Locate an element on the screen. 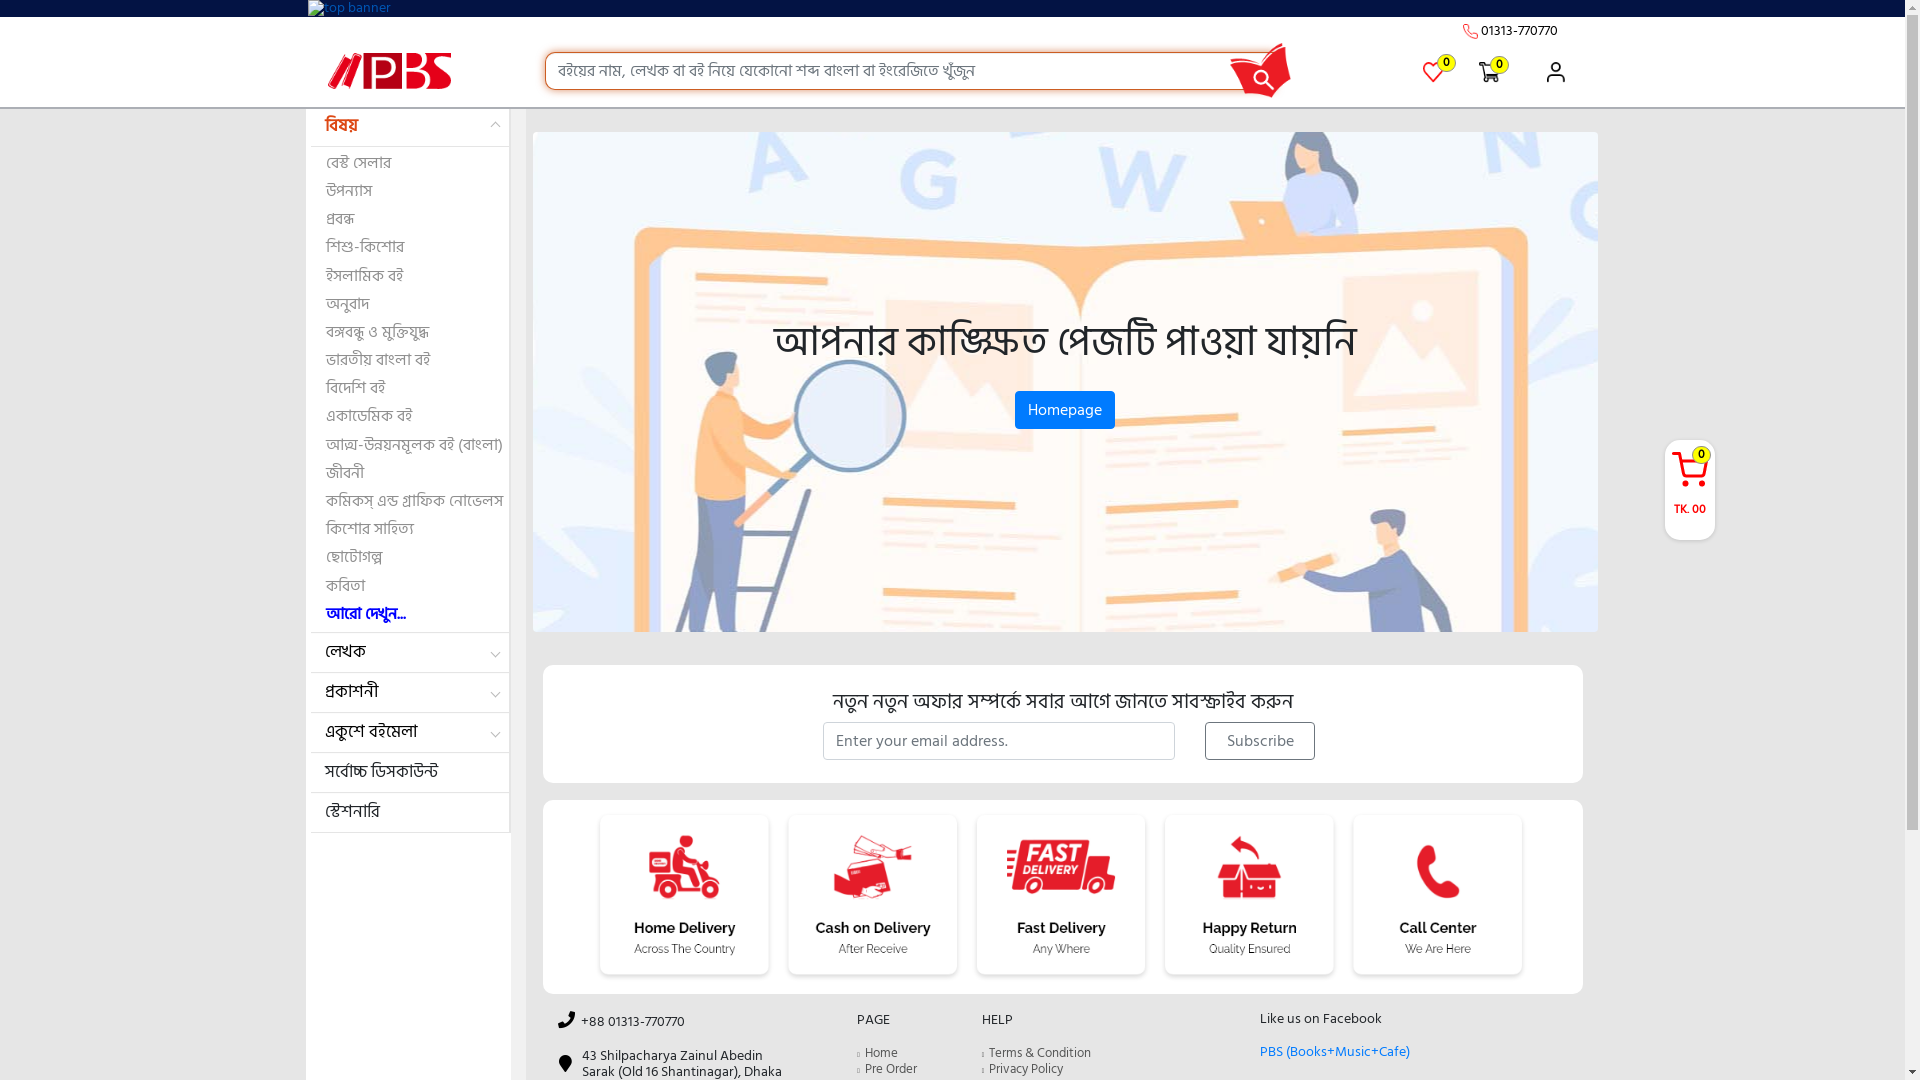  '01313-770770' is located at coordinates (1518, 30).